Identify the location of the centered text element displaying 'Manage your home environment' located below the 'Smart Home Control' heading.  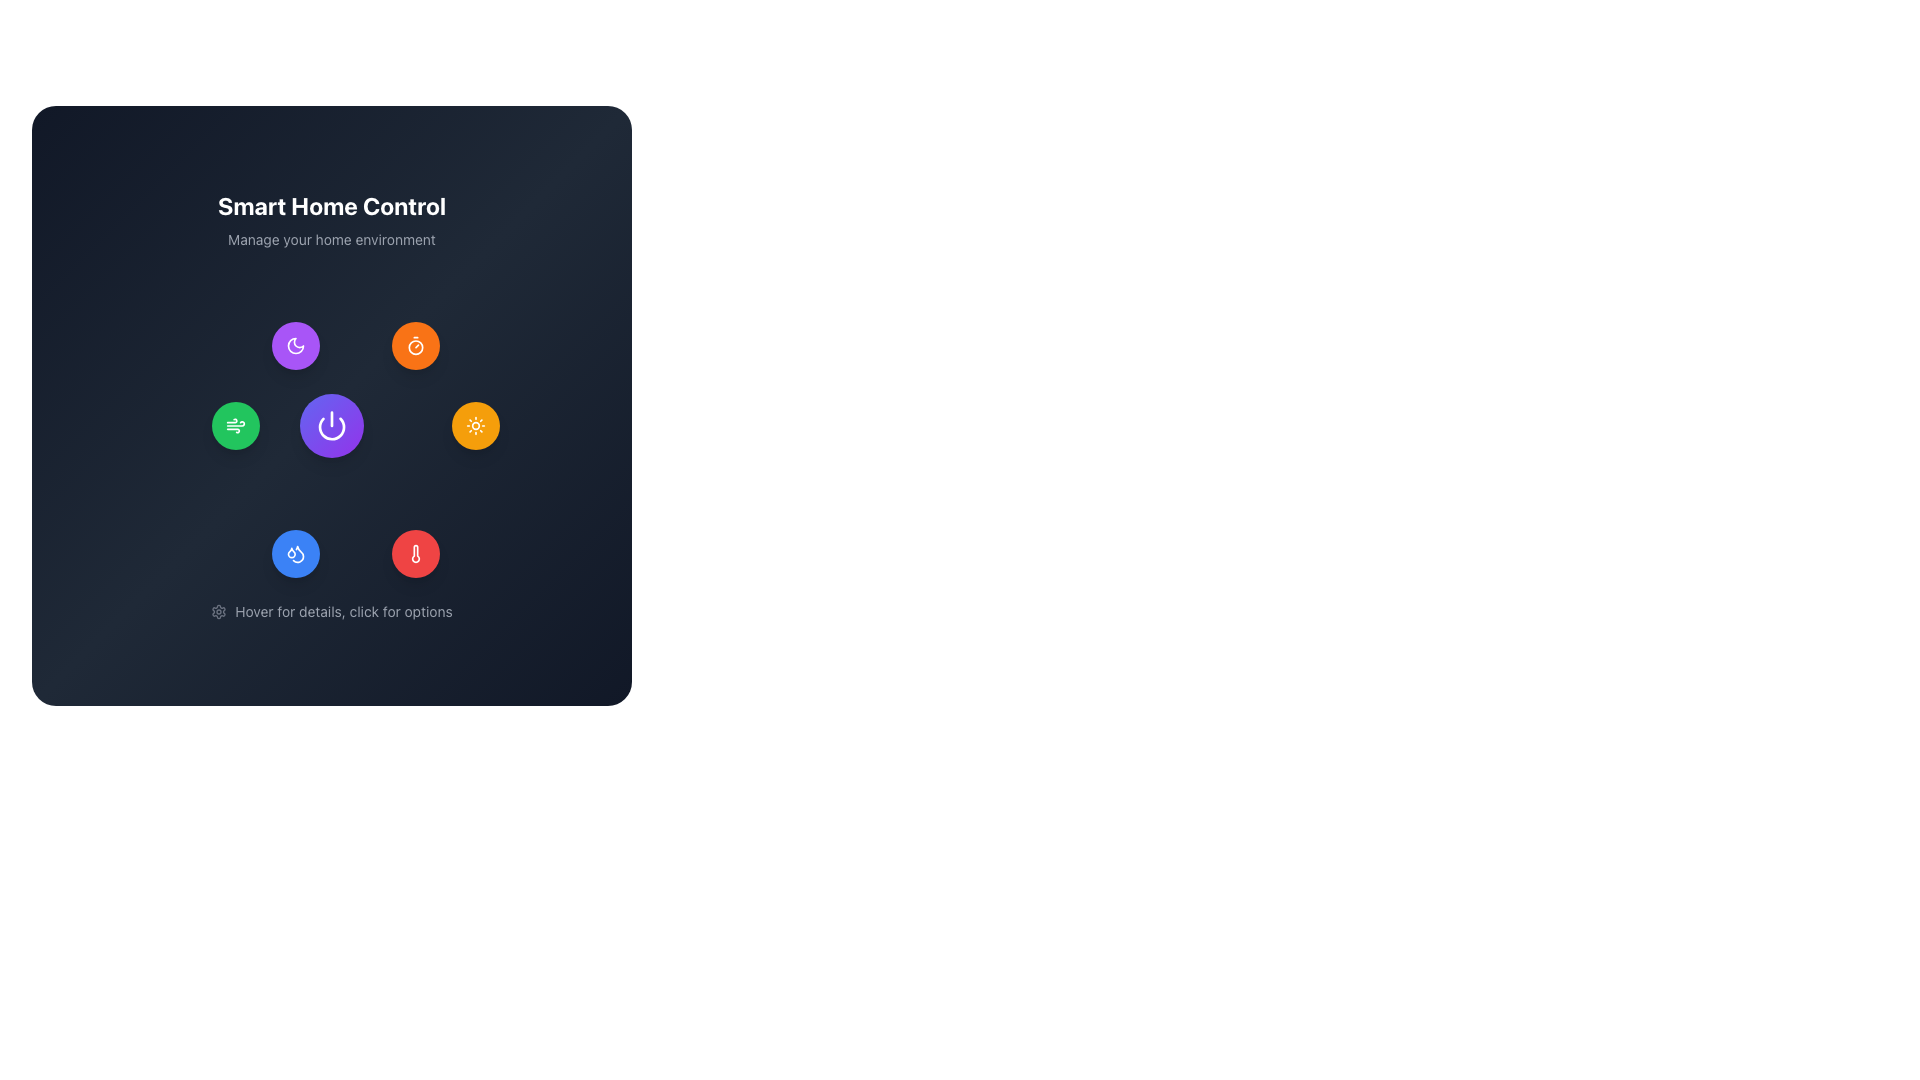
(331, 238).